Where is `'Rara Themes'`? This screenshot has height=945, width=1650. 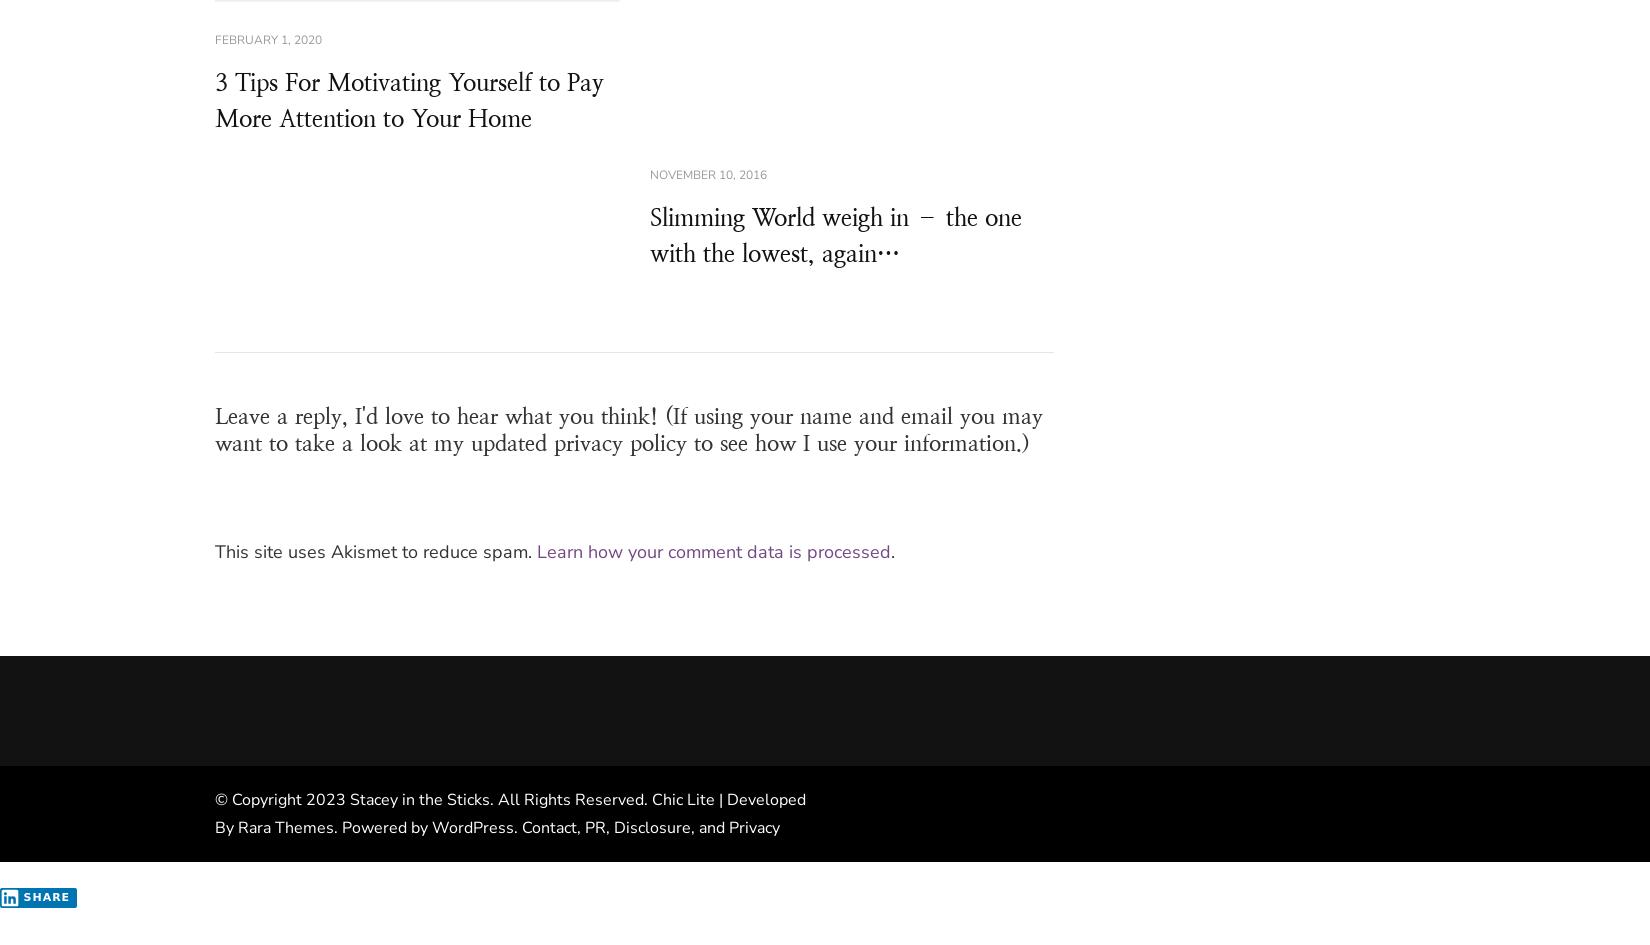
'Rara Themes' is located at coordinates (285, 826).